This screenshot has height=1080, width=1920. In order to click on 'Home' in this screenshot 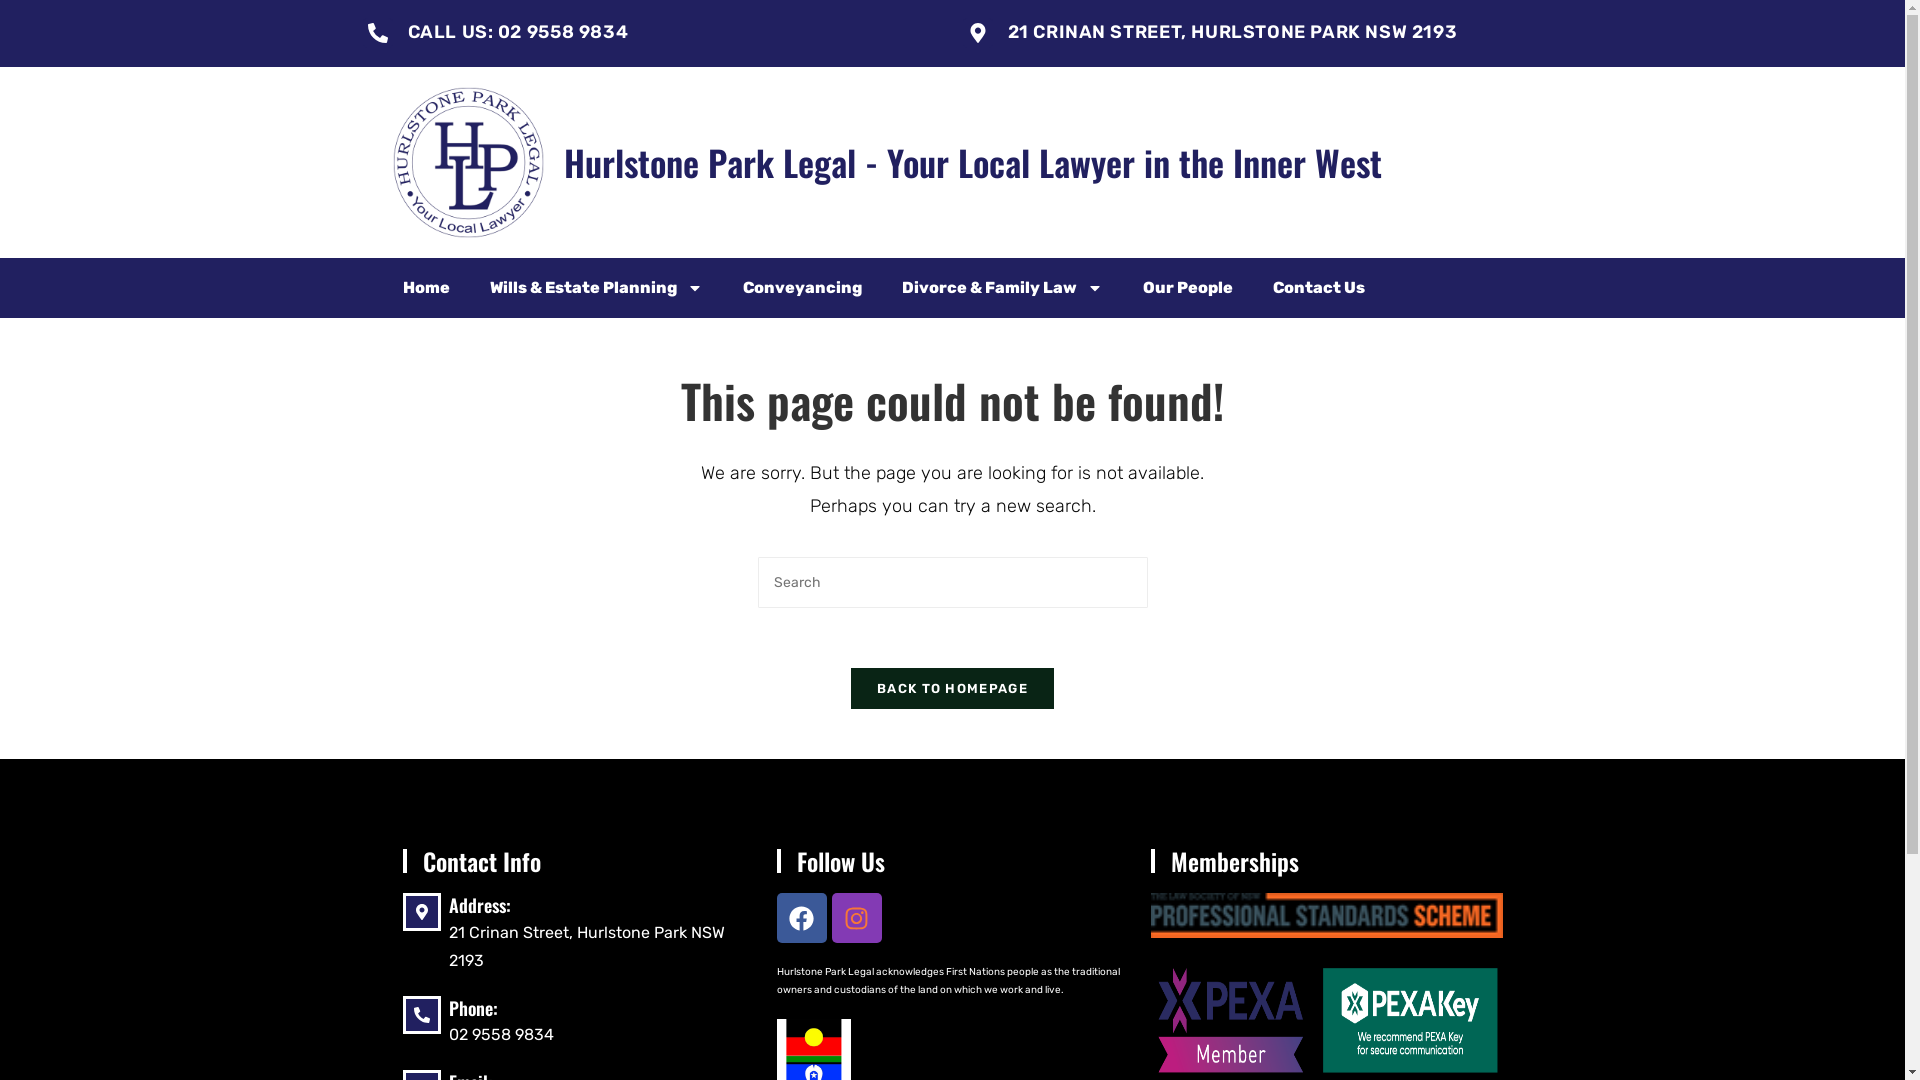, I will do `click(424, 288)`.